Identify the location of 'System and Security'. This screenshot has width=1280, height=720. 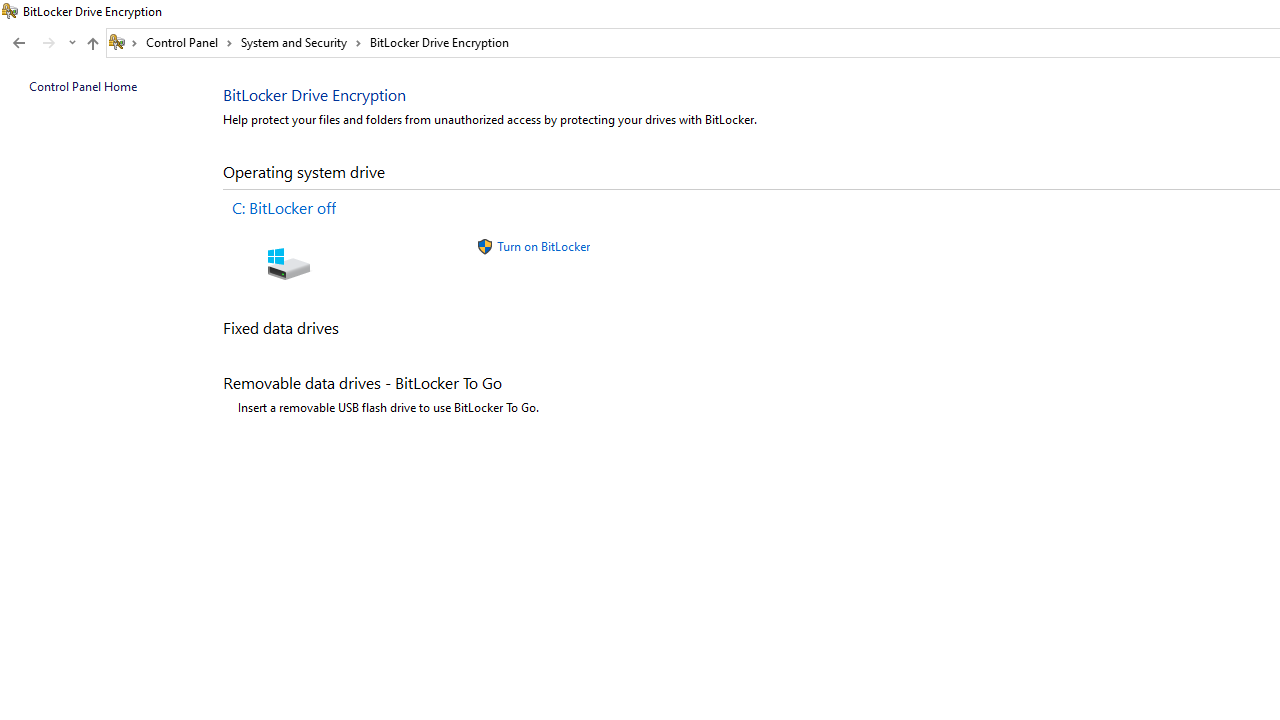
(300, 42).